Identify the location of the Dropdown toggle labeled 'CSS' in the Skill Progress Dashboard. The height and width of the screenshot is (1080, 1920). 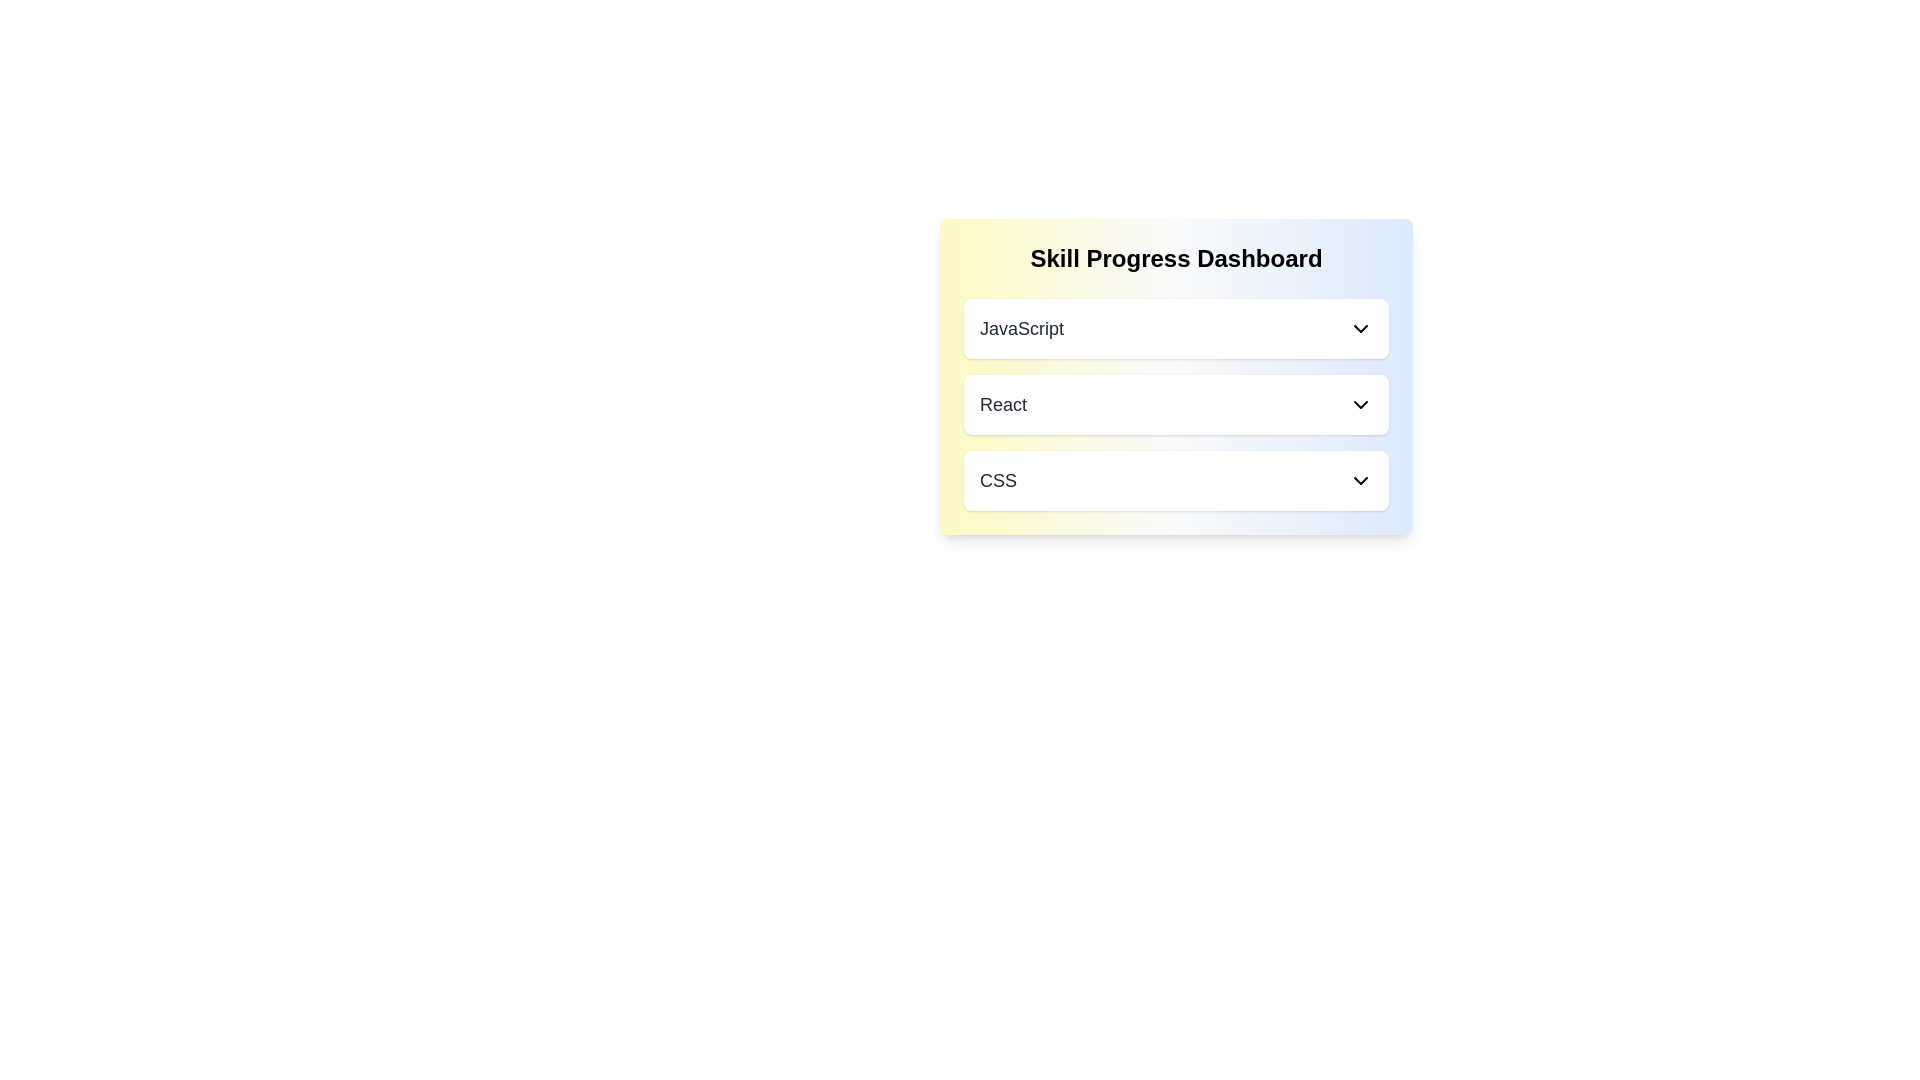
(1176, 481).